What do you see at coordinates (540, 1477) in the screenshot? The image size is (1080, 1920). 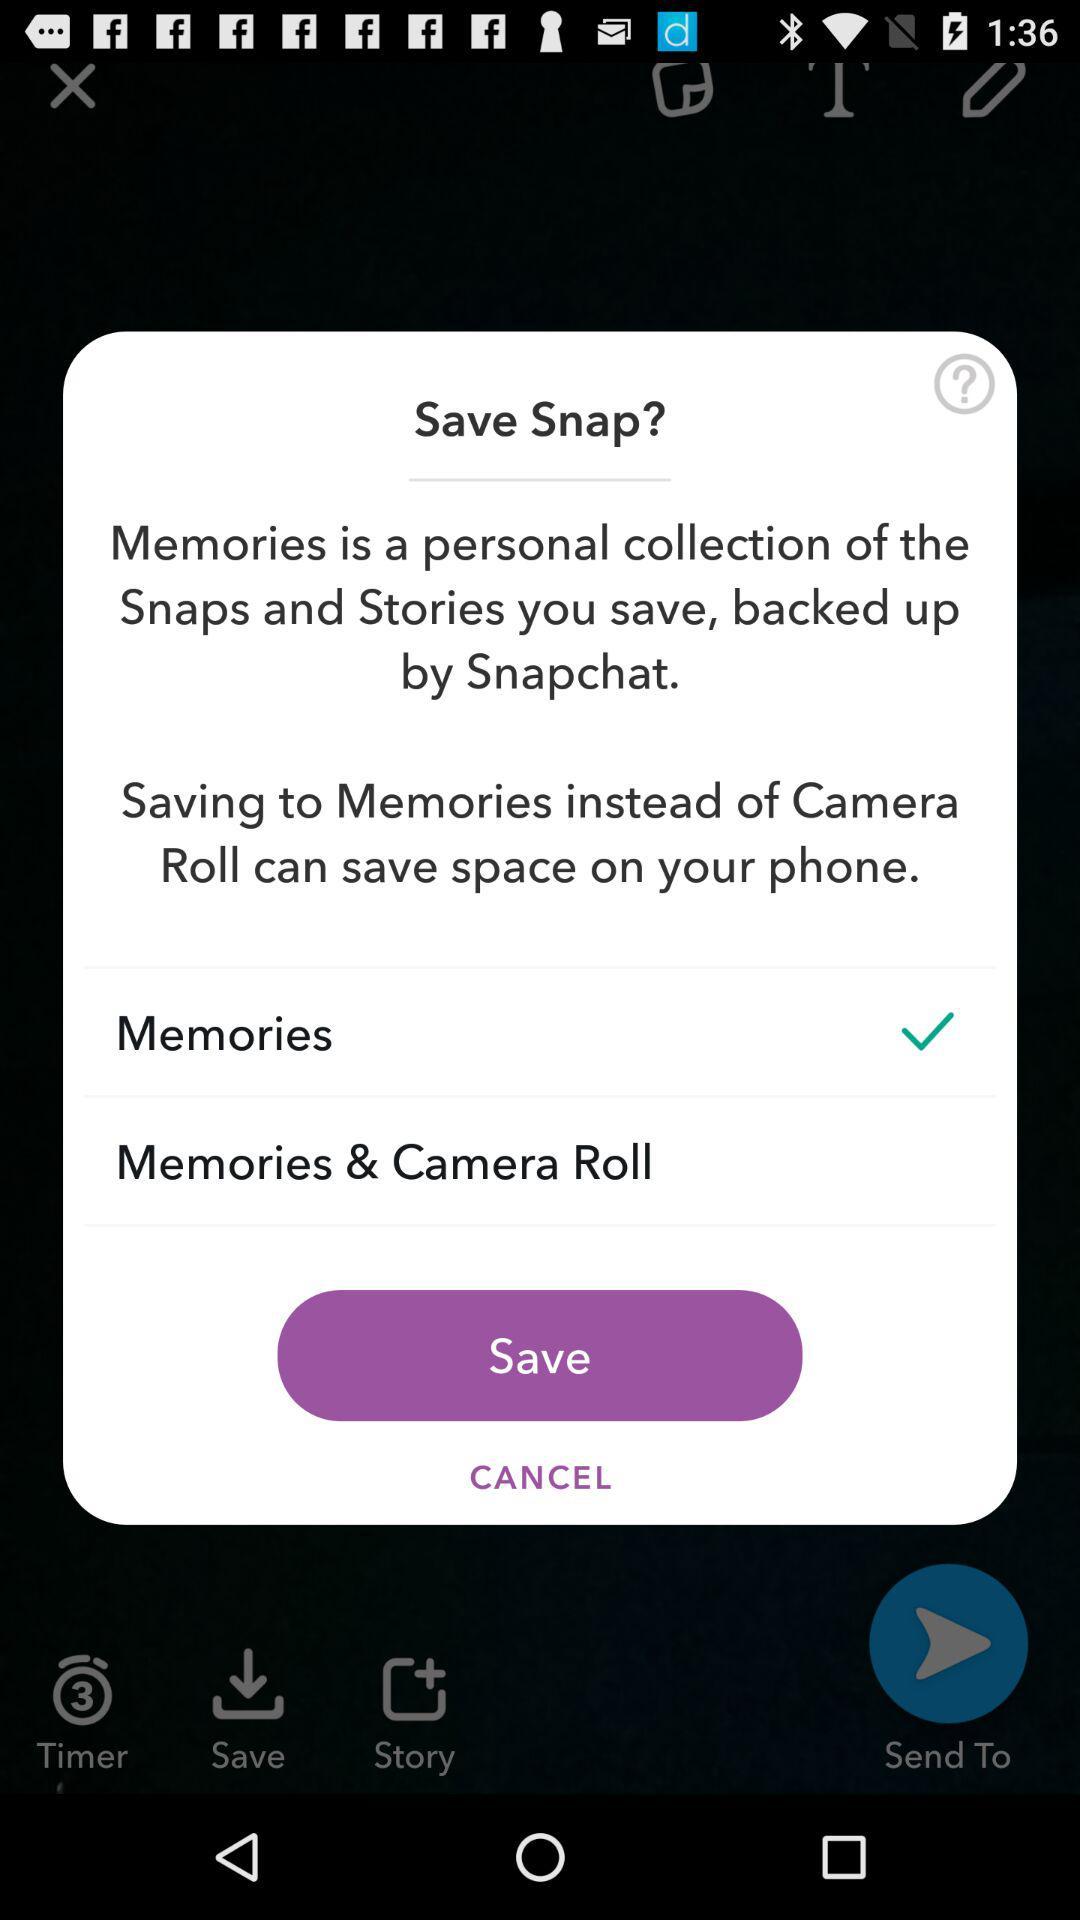 I see `item below the save` at bounding box center [540, 1477].